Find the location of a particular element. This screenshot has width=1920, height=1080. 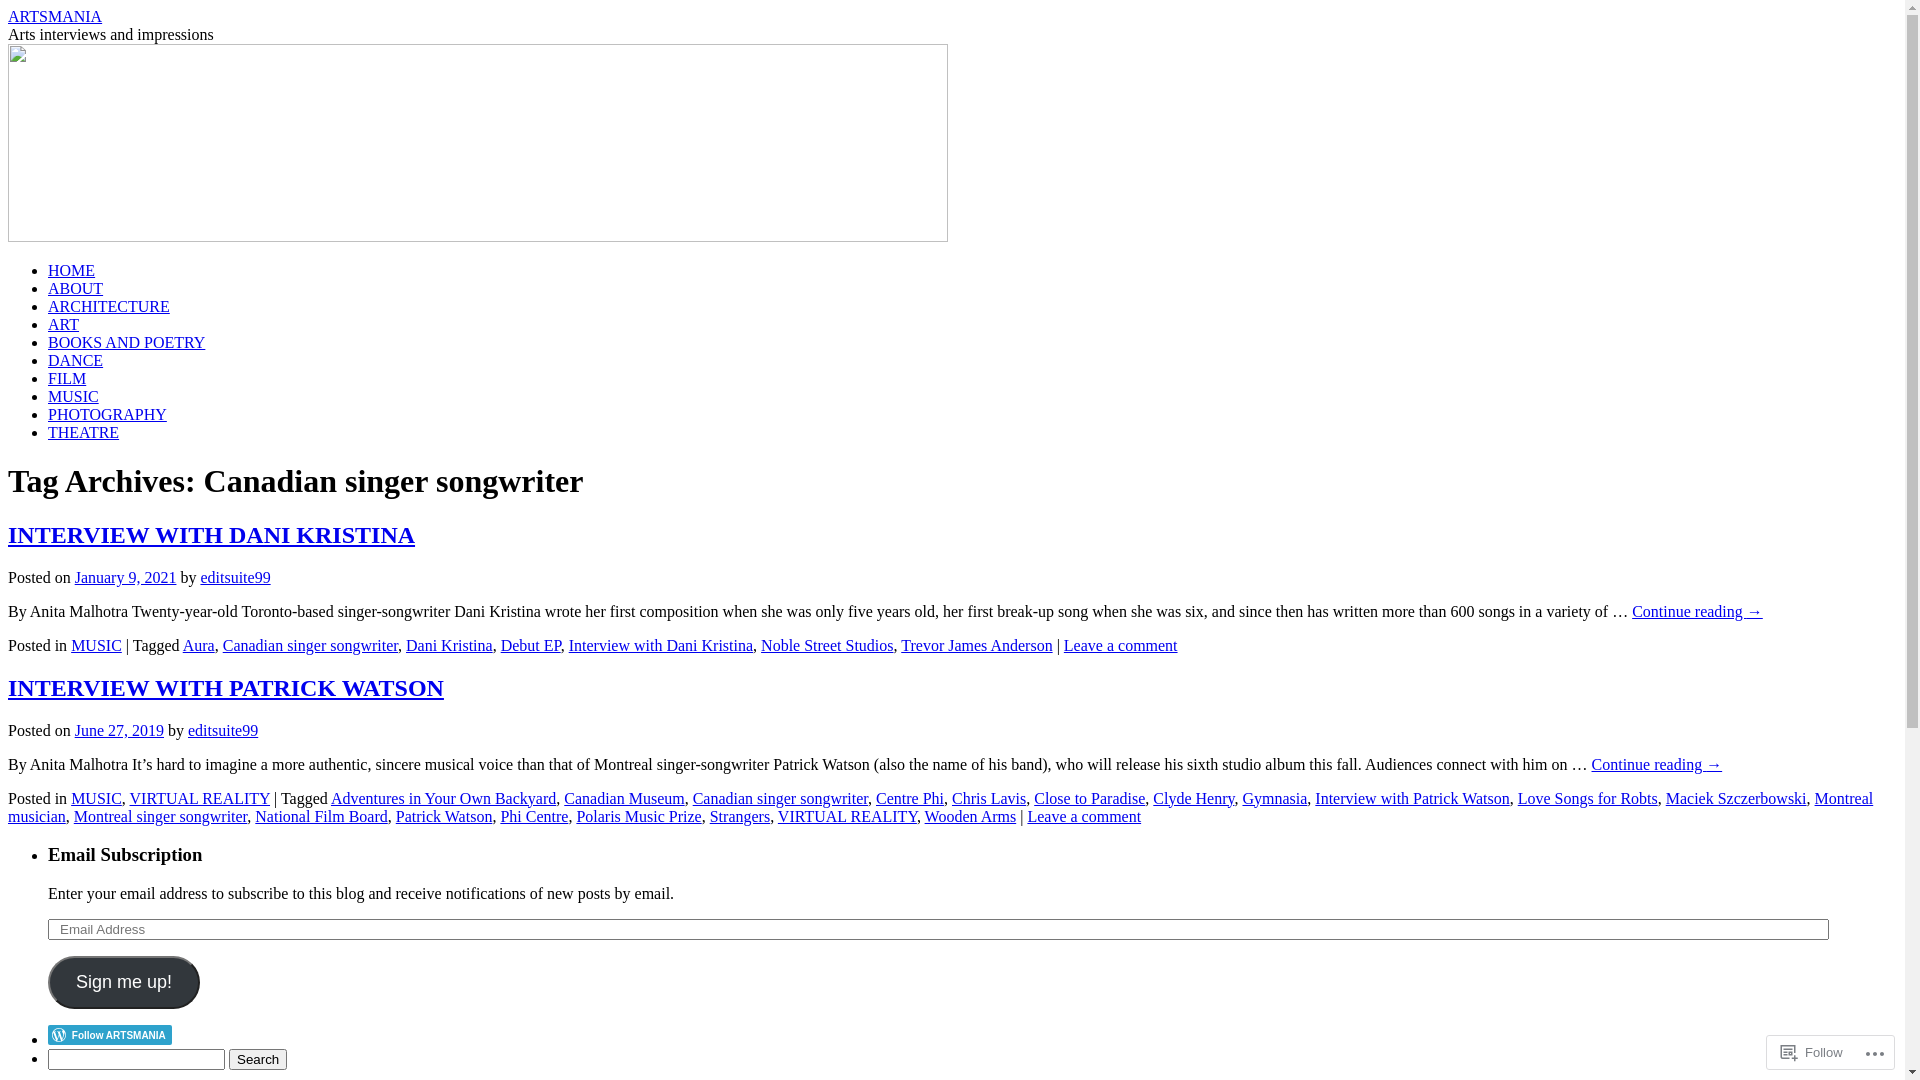

'Strangers' is located at coordinates (738, 816).